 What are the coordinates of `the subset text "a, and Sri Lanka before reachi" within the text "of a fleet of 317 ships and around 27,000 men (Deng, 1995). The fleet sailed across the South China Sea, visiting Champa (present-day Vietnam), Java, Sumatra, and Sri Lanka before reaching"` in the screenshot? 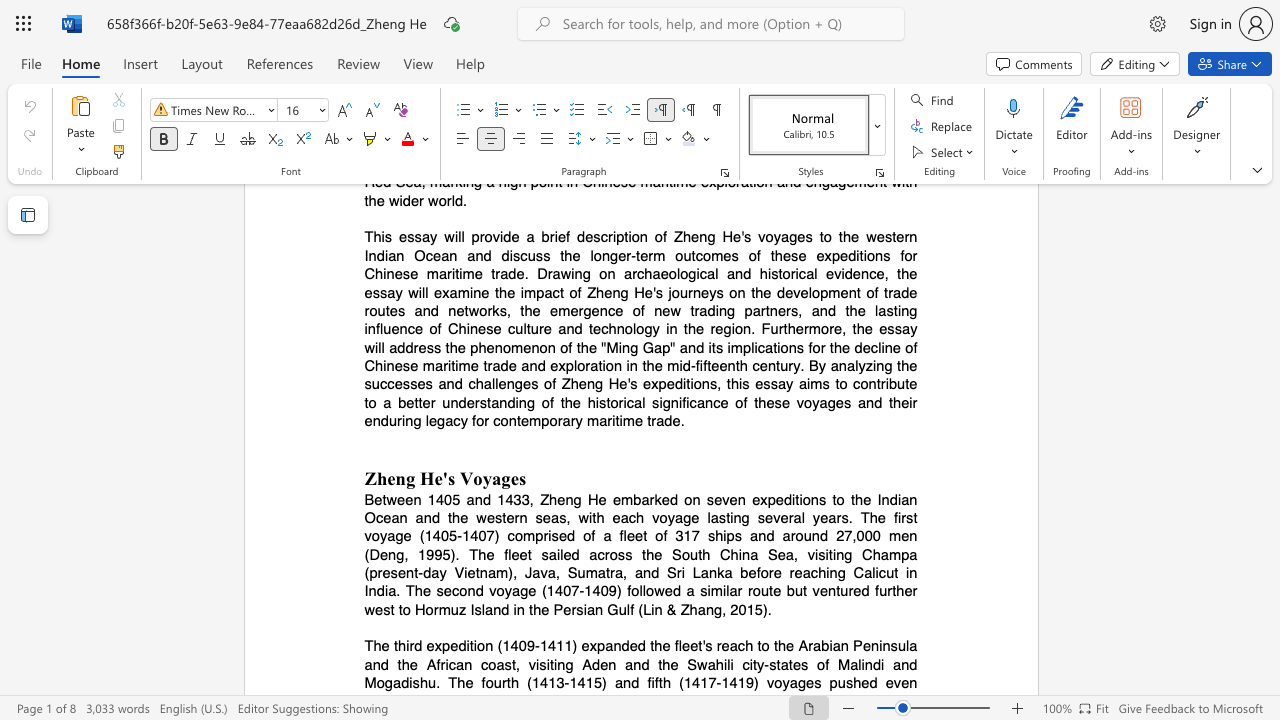 It's located at (613, 573).